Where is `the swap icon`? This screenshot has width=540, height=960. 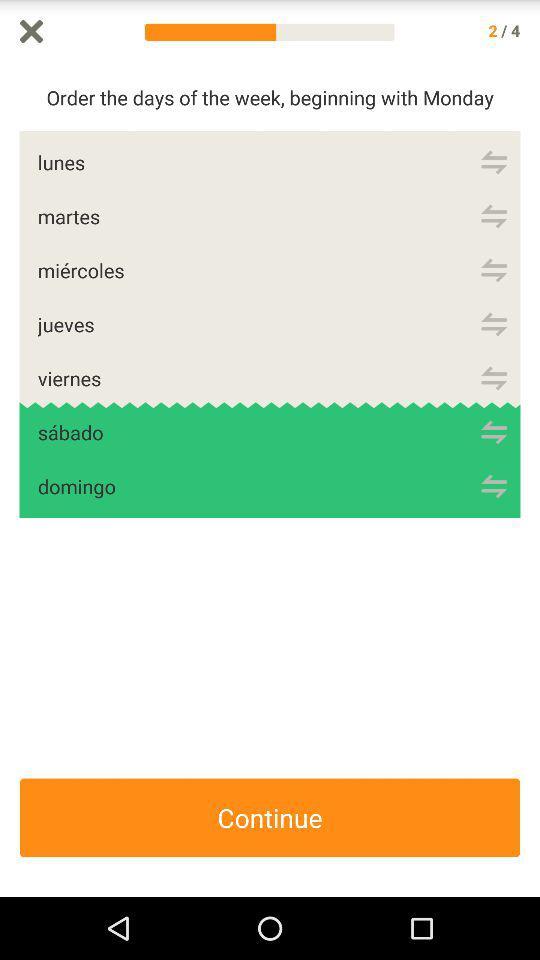
the swap icon is located at coordinates (493, 288).